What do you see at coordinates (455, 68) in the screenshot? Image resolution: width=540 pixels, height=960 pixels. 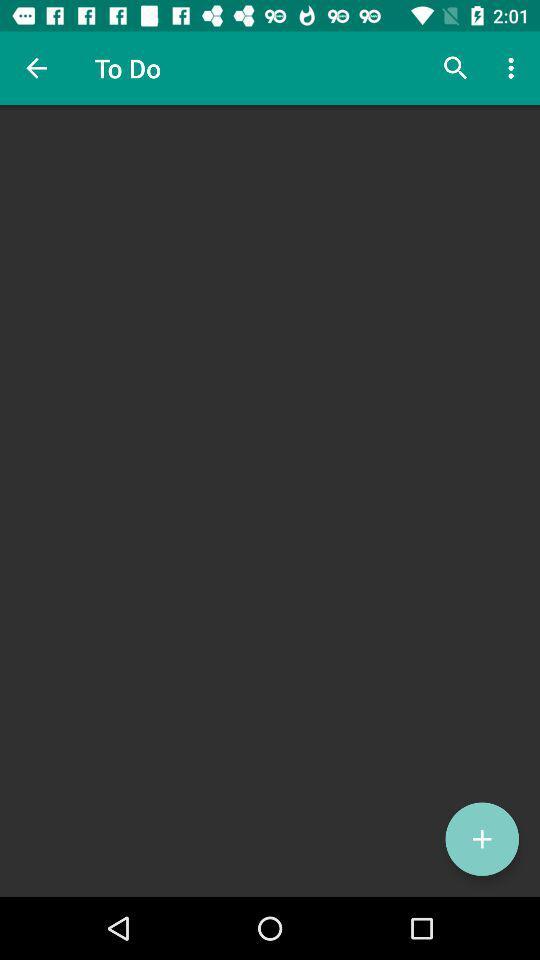 I see `the item next to the to do item` at bounding box center [455, 68].